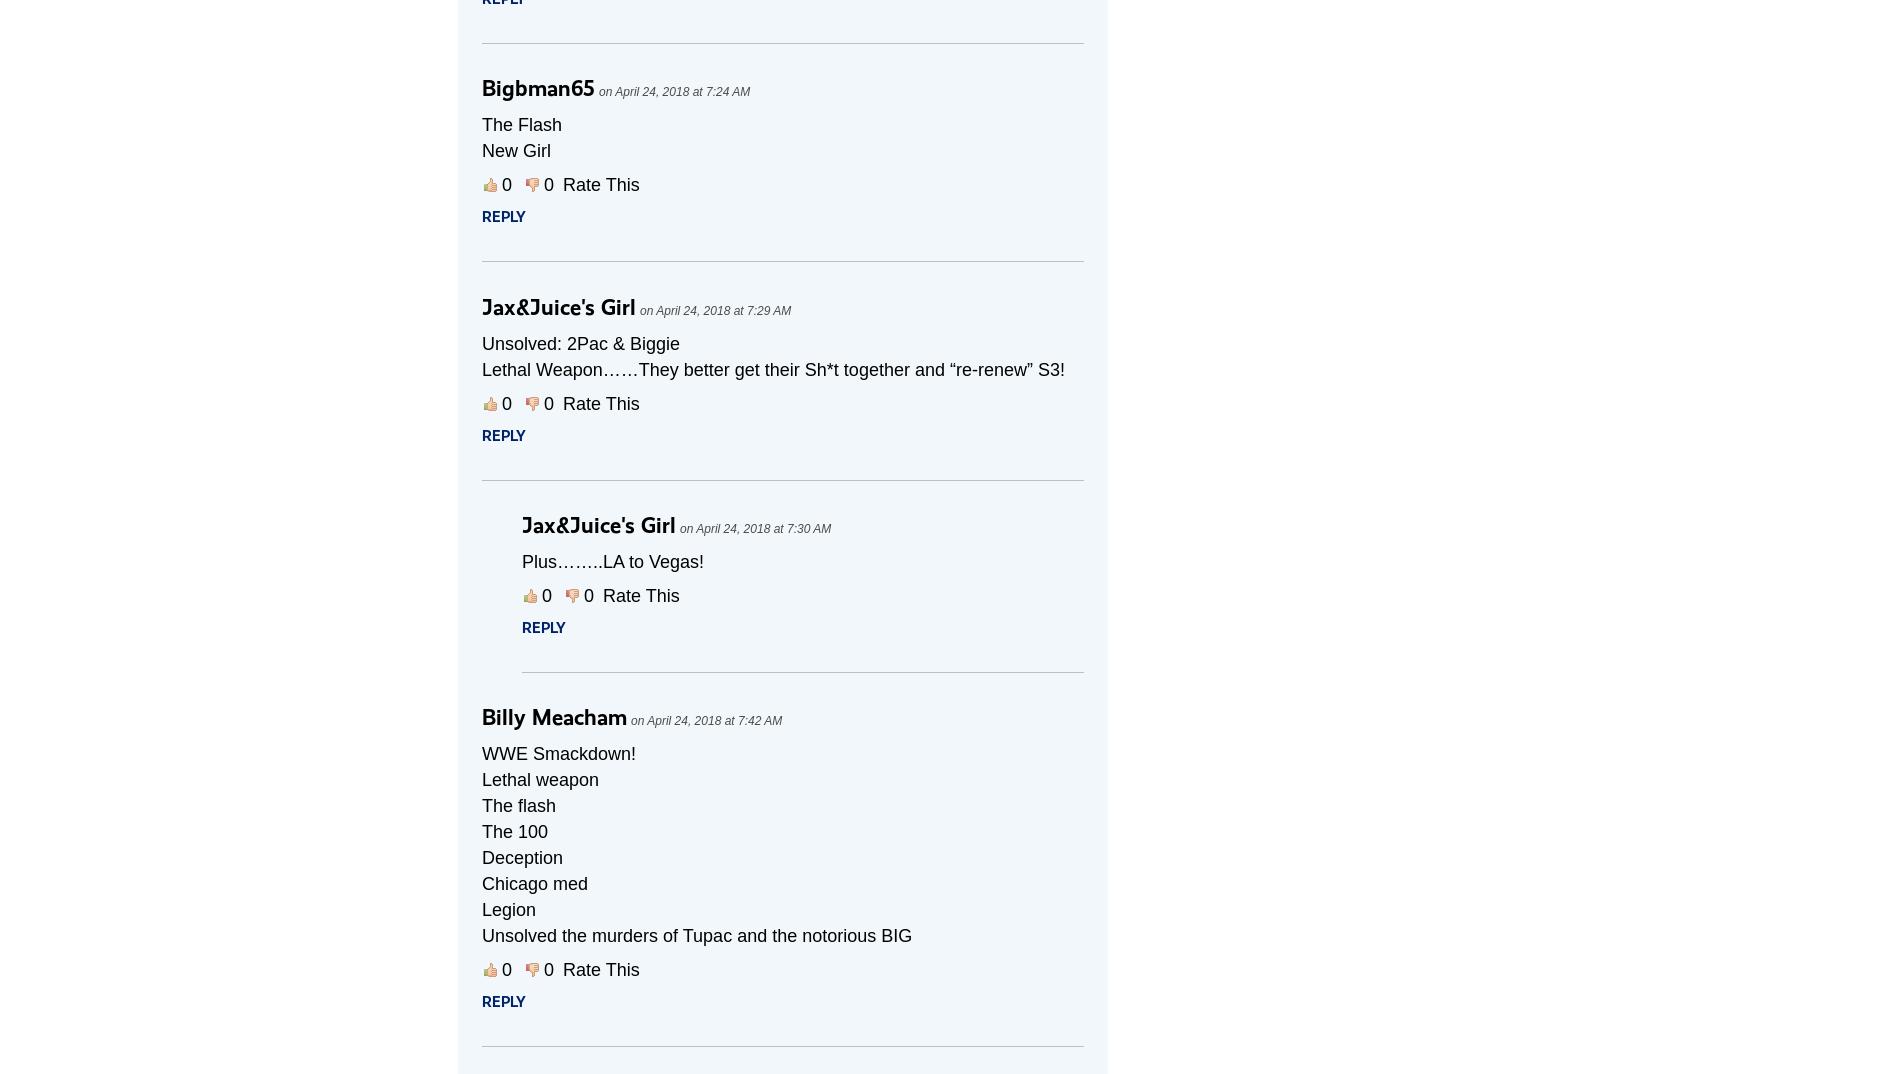 Image resolution: width=1900 pixels, height=1074 pixels. I want to click on 'The Flash', so click(521, 124).